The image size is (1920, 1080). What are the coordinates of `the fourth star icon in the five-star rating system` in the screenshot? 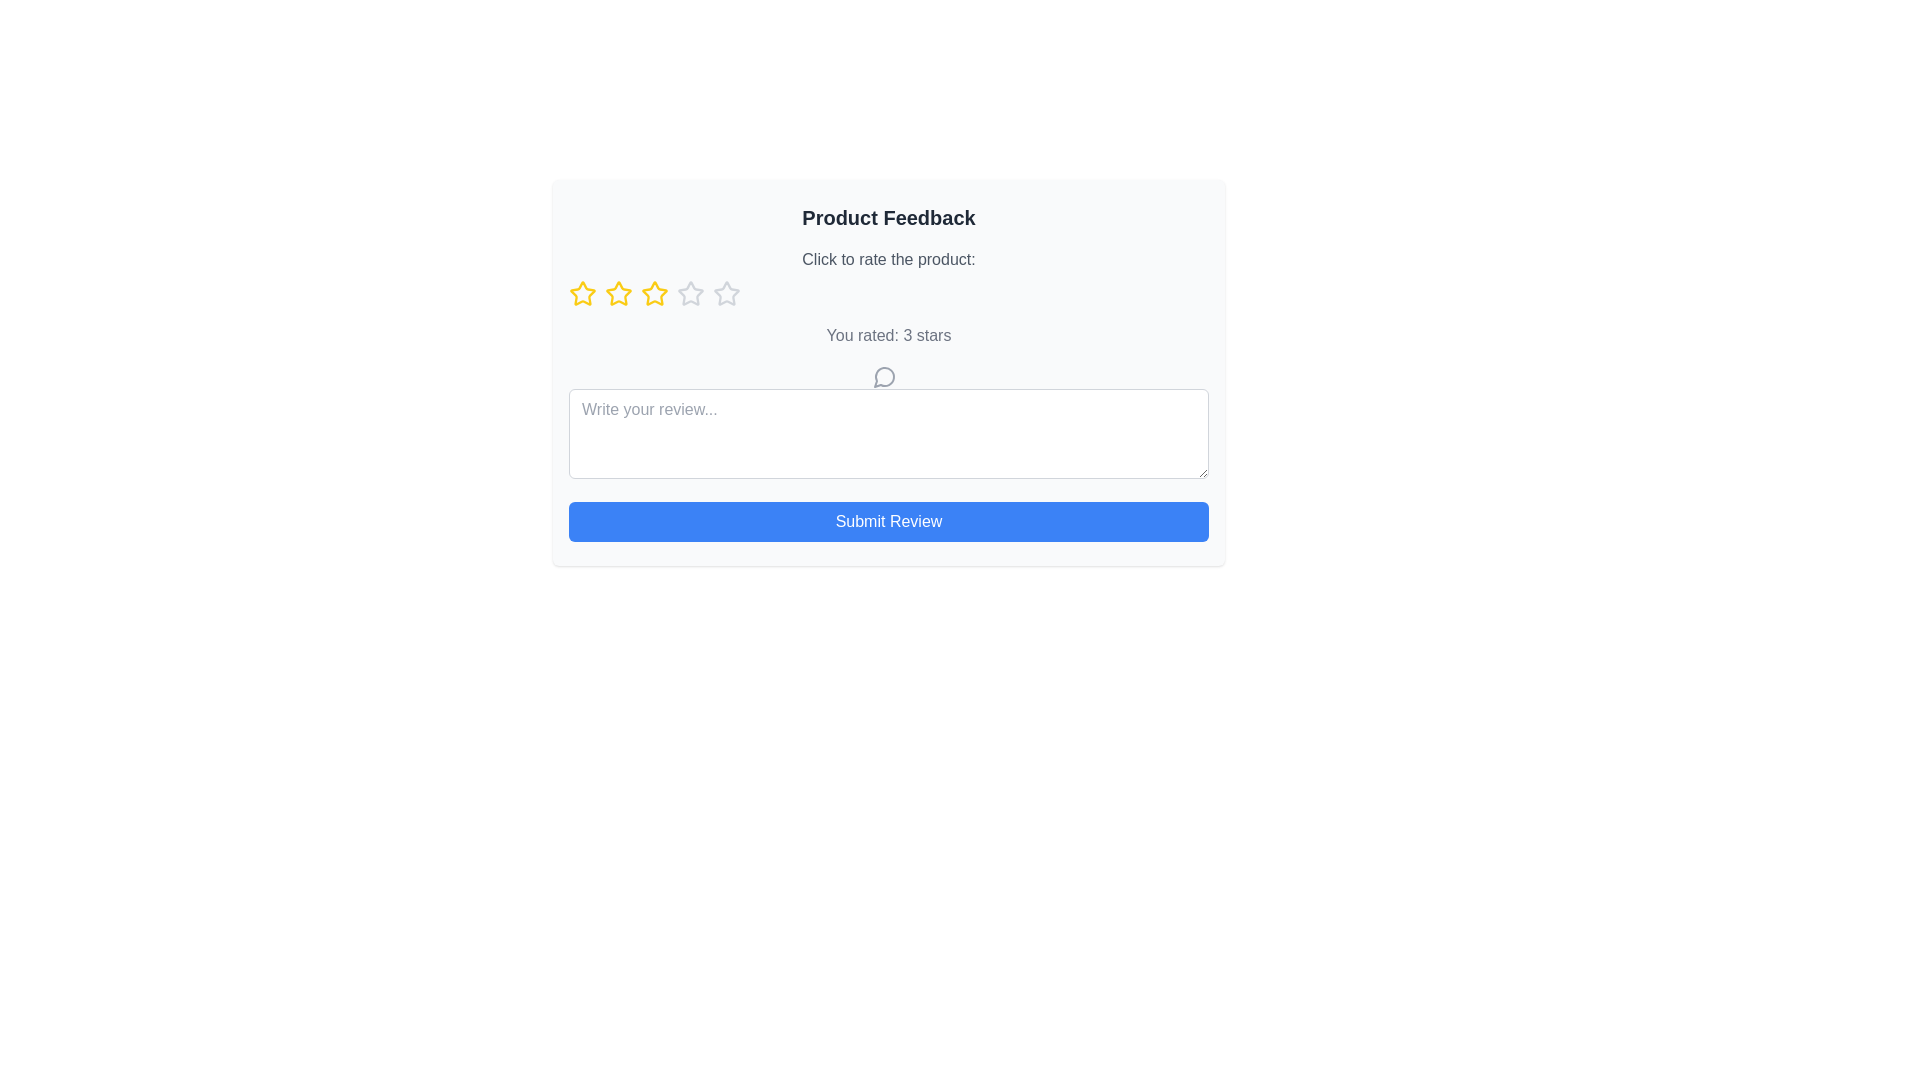 It's located at (691, 293).